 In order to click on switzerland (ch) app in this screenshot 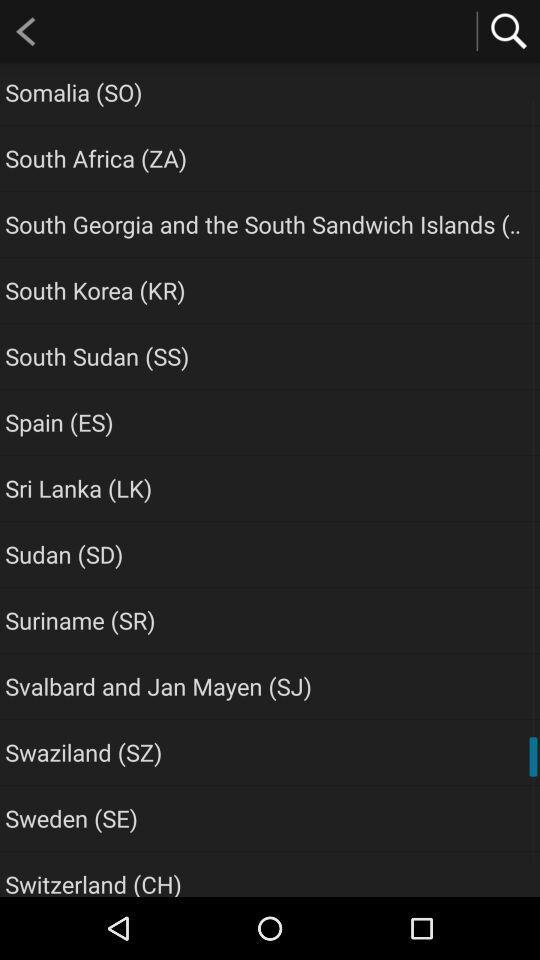, I will do `click(92, 881)`.